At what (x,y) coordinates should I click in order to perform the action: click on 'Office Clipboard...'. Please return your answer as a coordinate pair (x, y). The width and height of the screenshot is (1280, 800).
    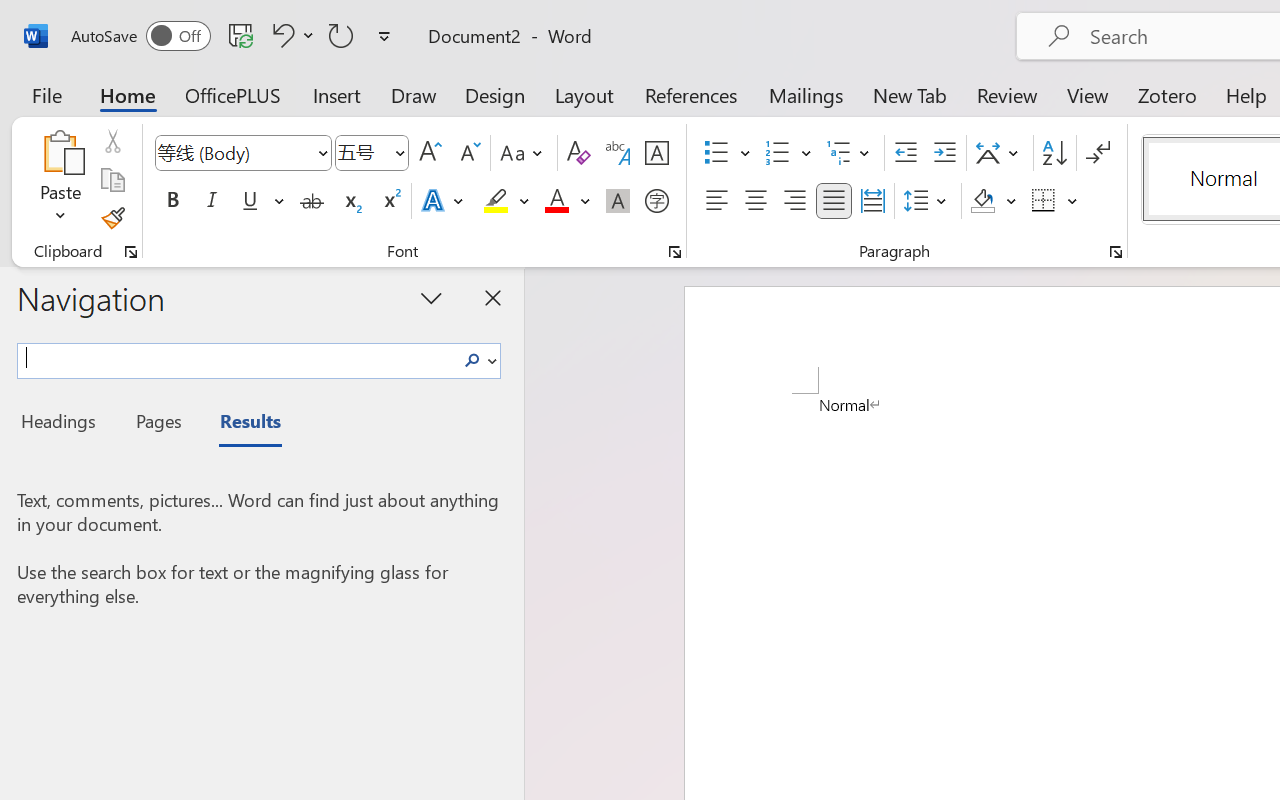
    Looking at the image, I should click on (130, 251).